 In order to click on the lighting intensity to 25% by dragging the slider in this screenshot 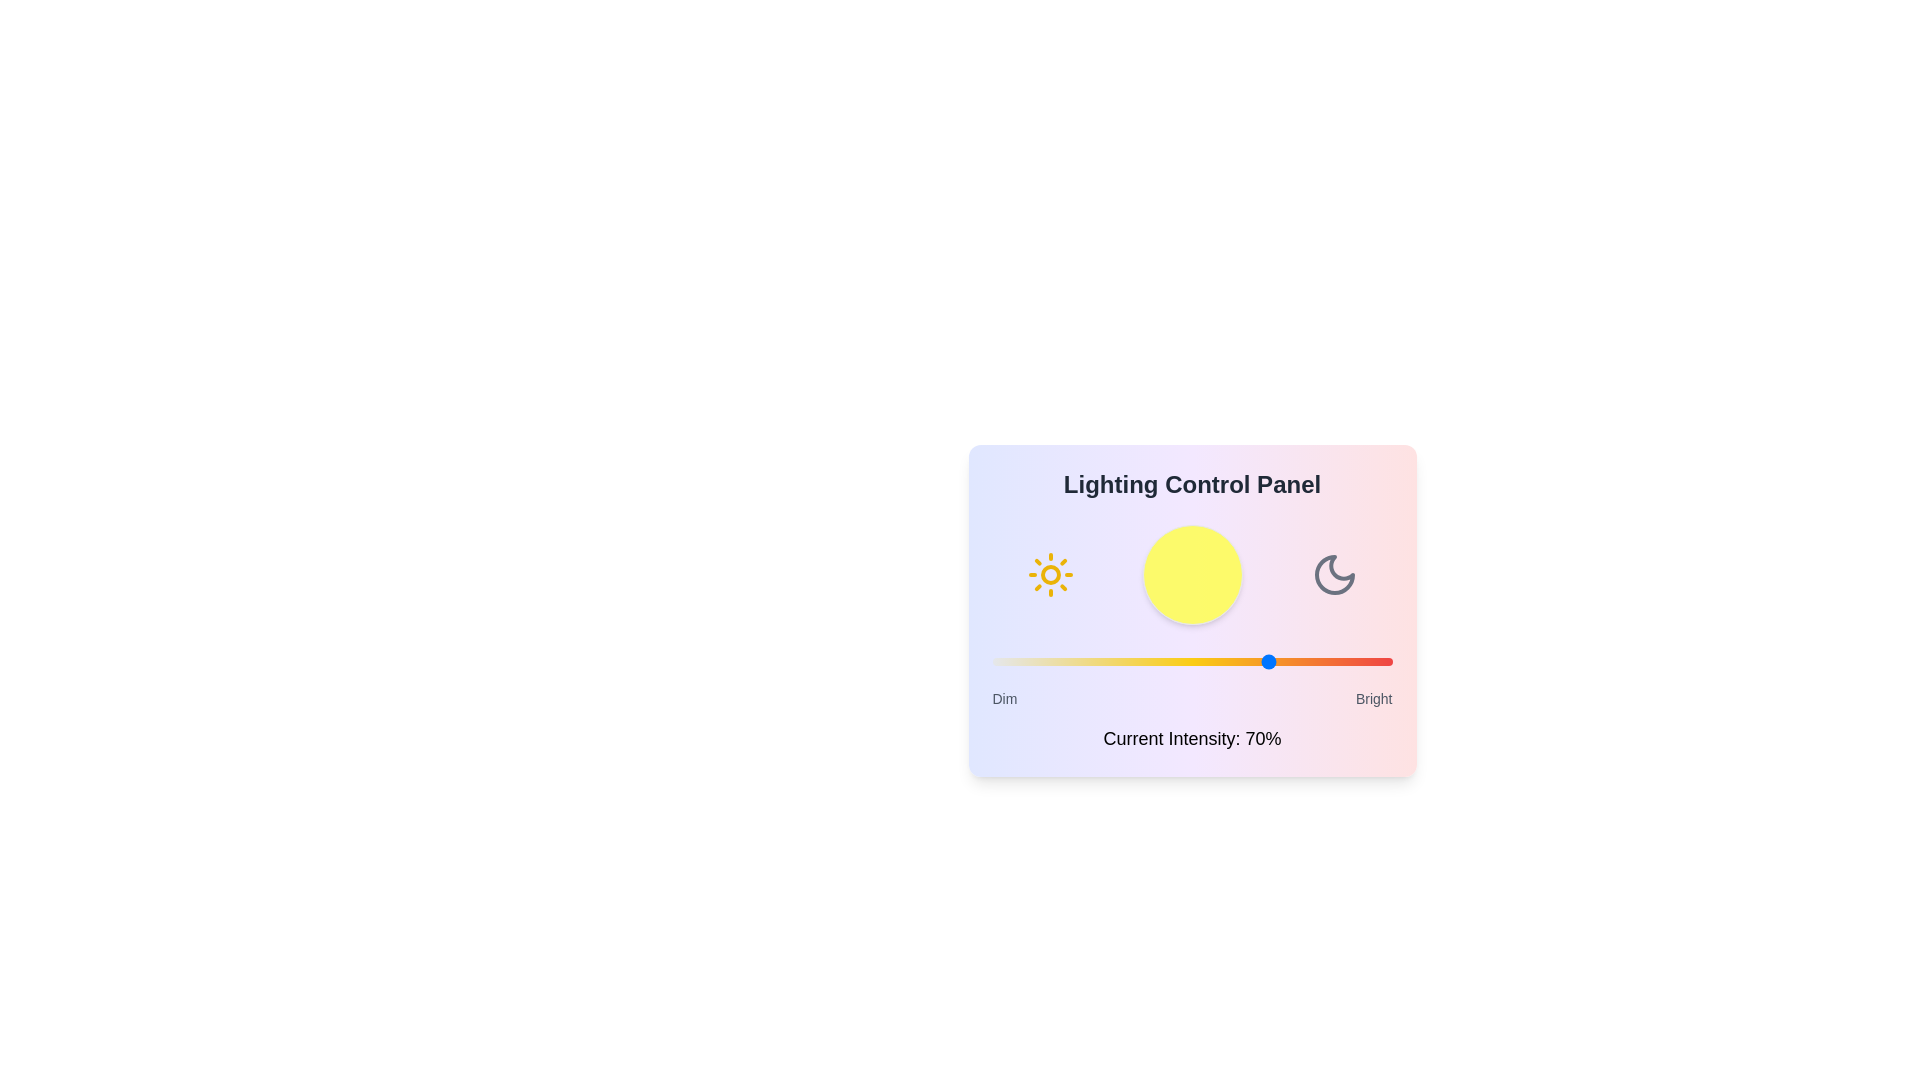, I will do `click(1091, 662)`.